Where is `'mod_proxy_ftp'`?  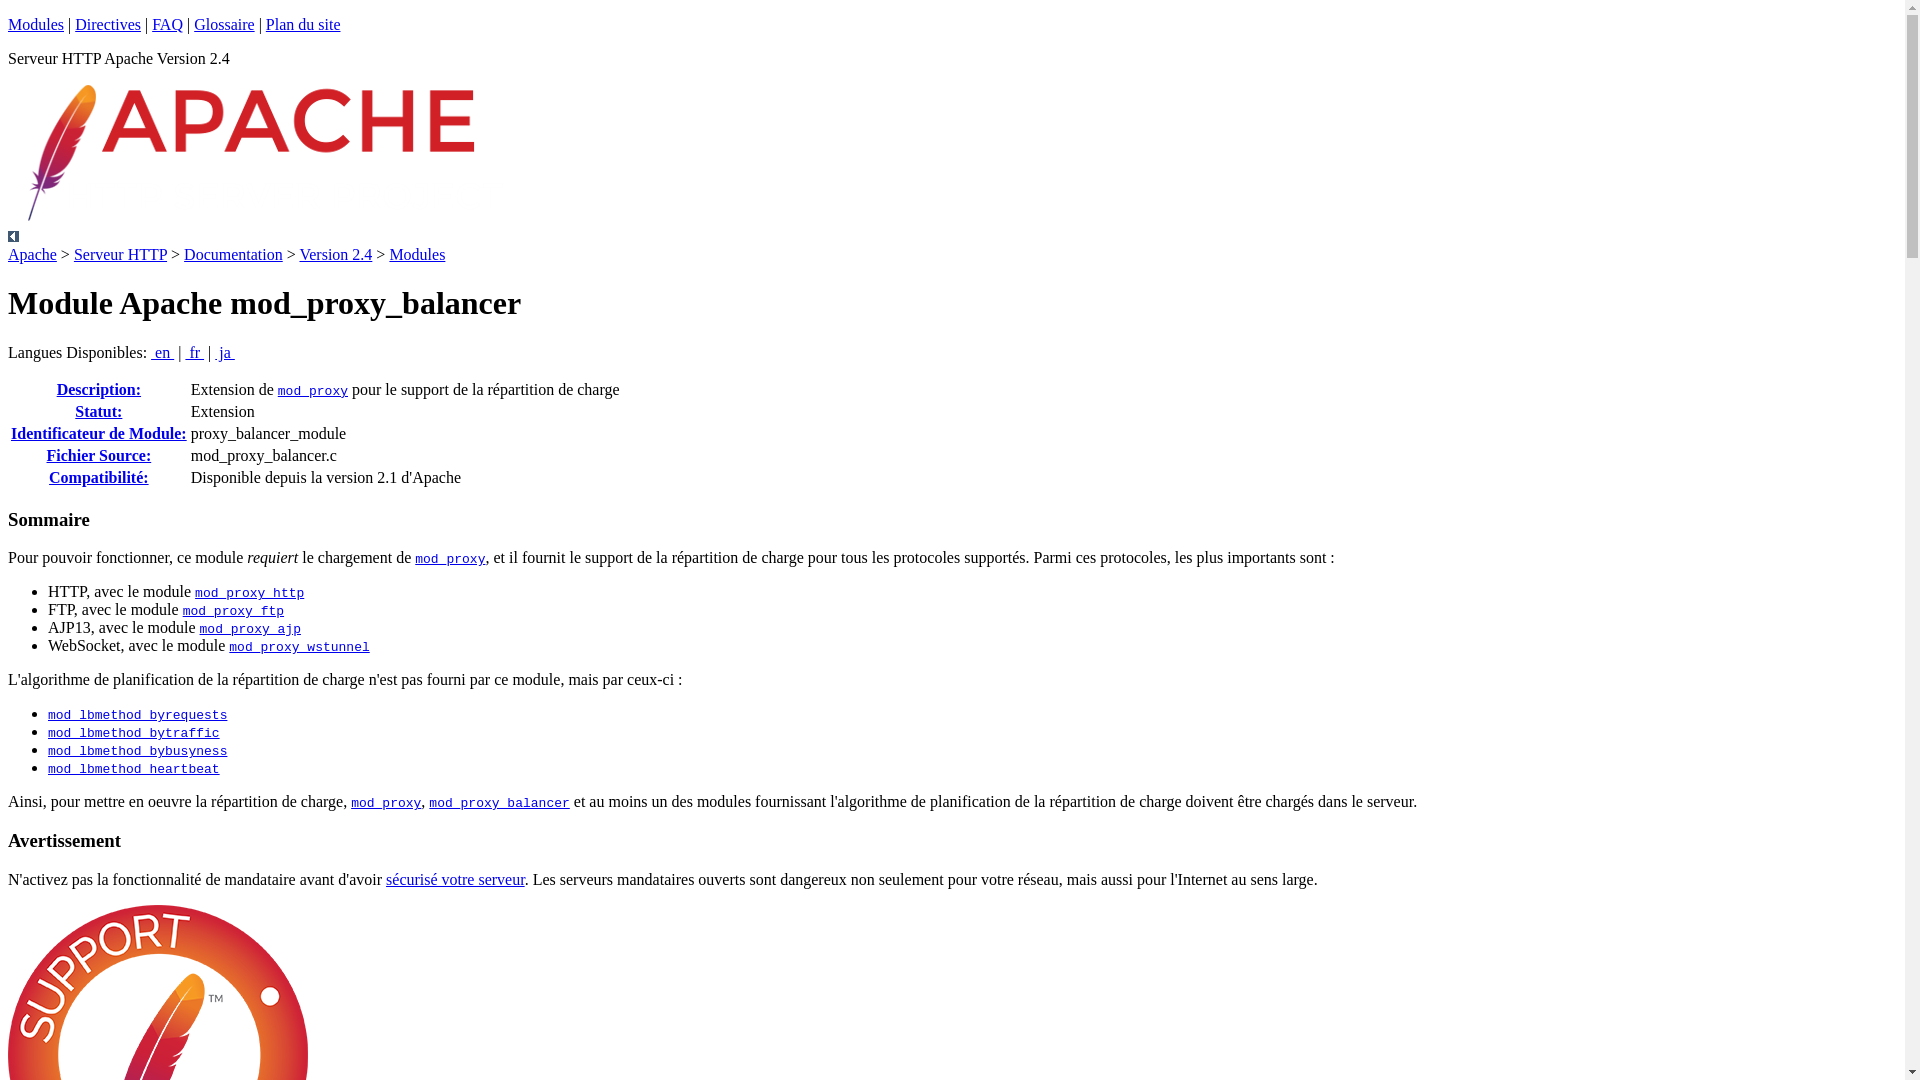 'mod_proxy_ftp' is located at coordinates (233, 610).